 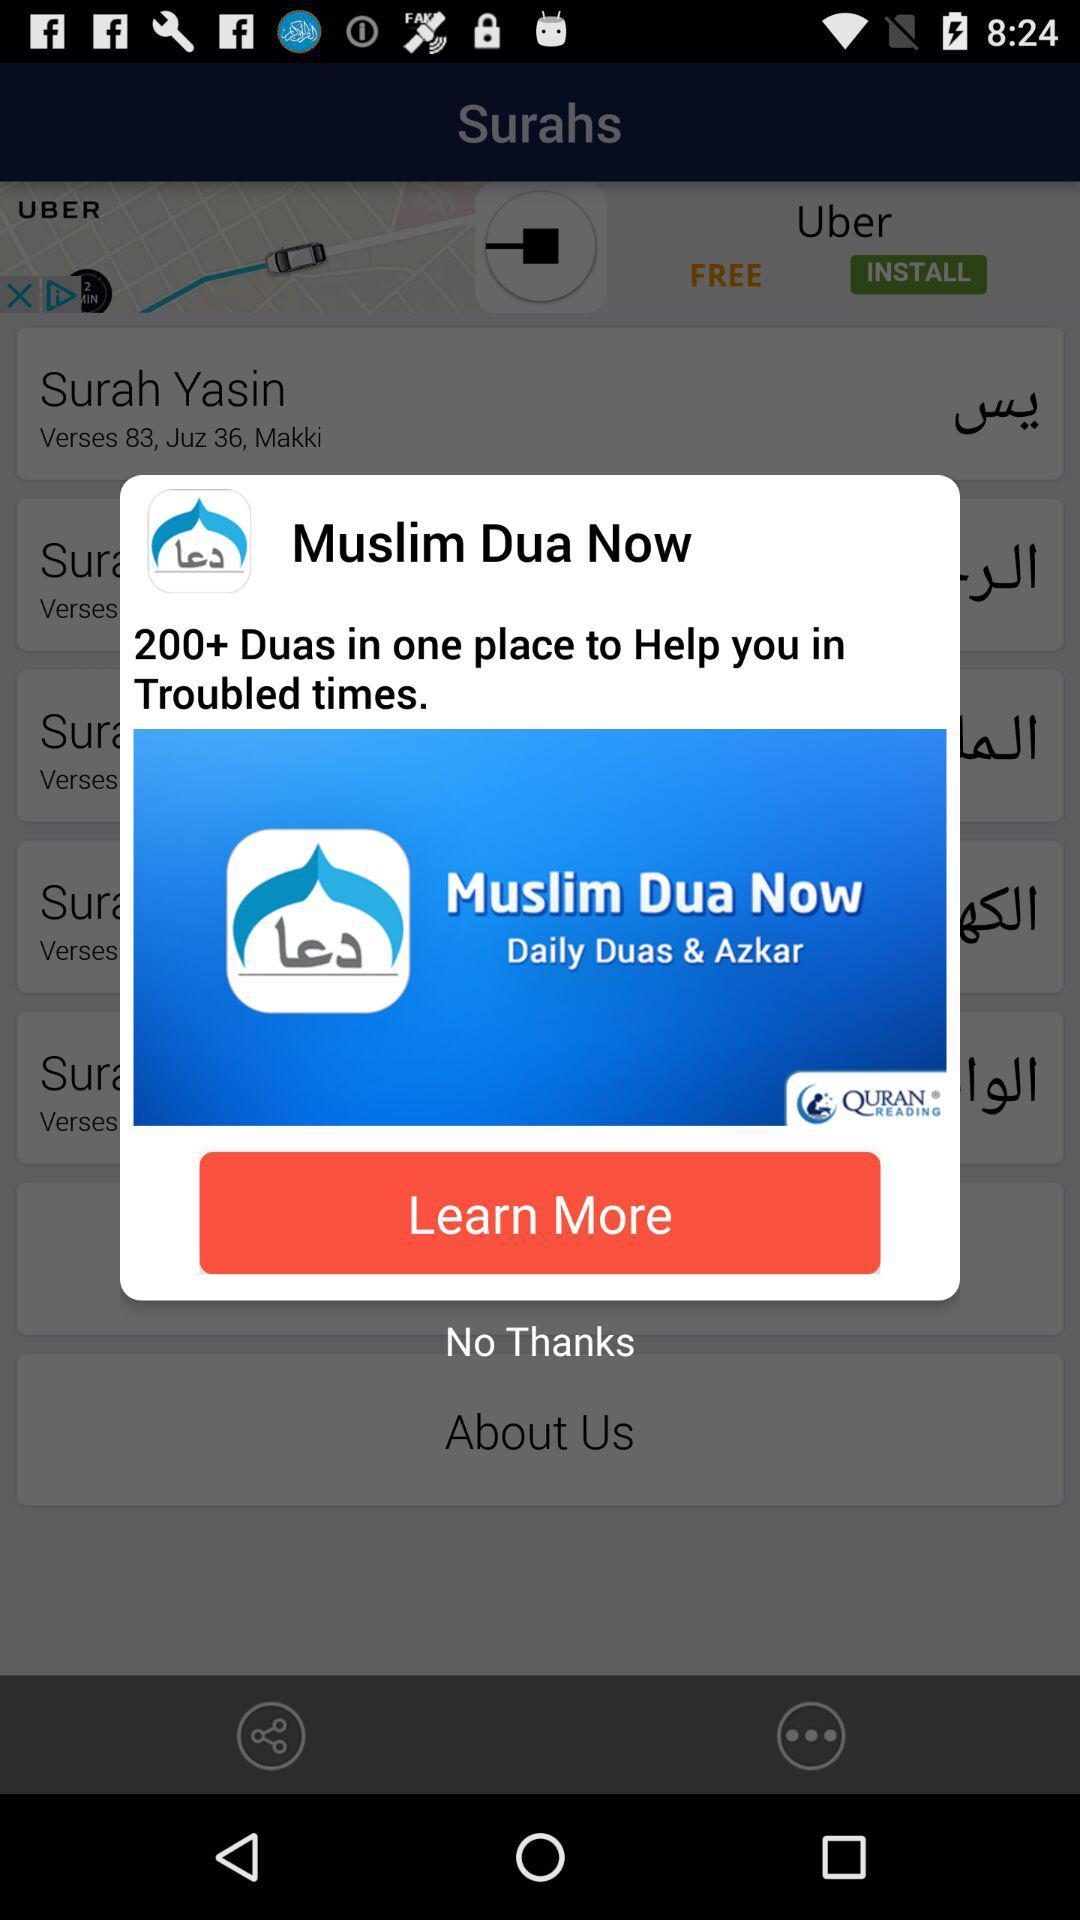 What do you see at coordinates (540, 1340) in the screenshot?
I see `the app below learn more` at bounding box center [540, 1340].